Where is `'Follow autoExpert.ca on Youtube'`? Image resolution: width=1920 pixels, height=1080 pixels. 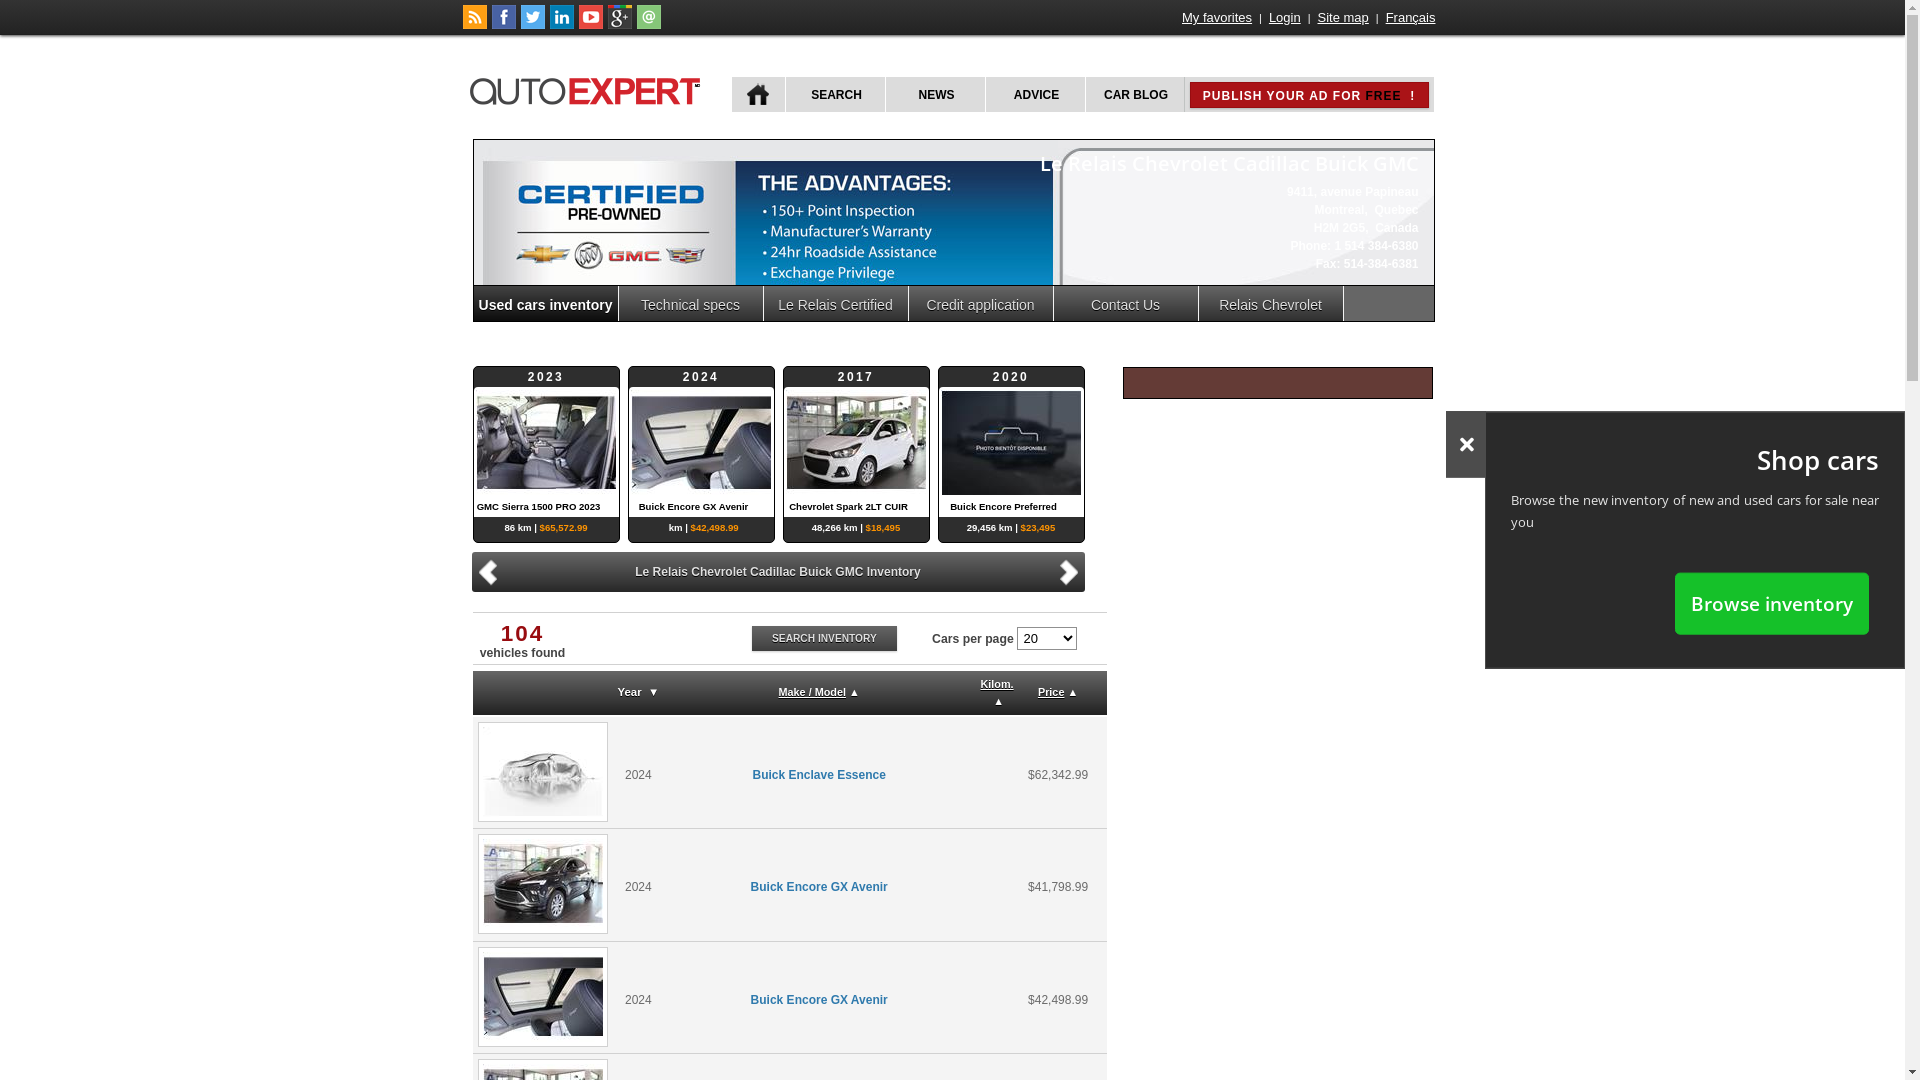 'Follow autoExpert.ca on Youtube' is located at coordinates (576, 24).